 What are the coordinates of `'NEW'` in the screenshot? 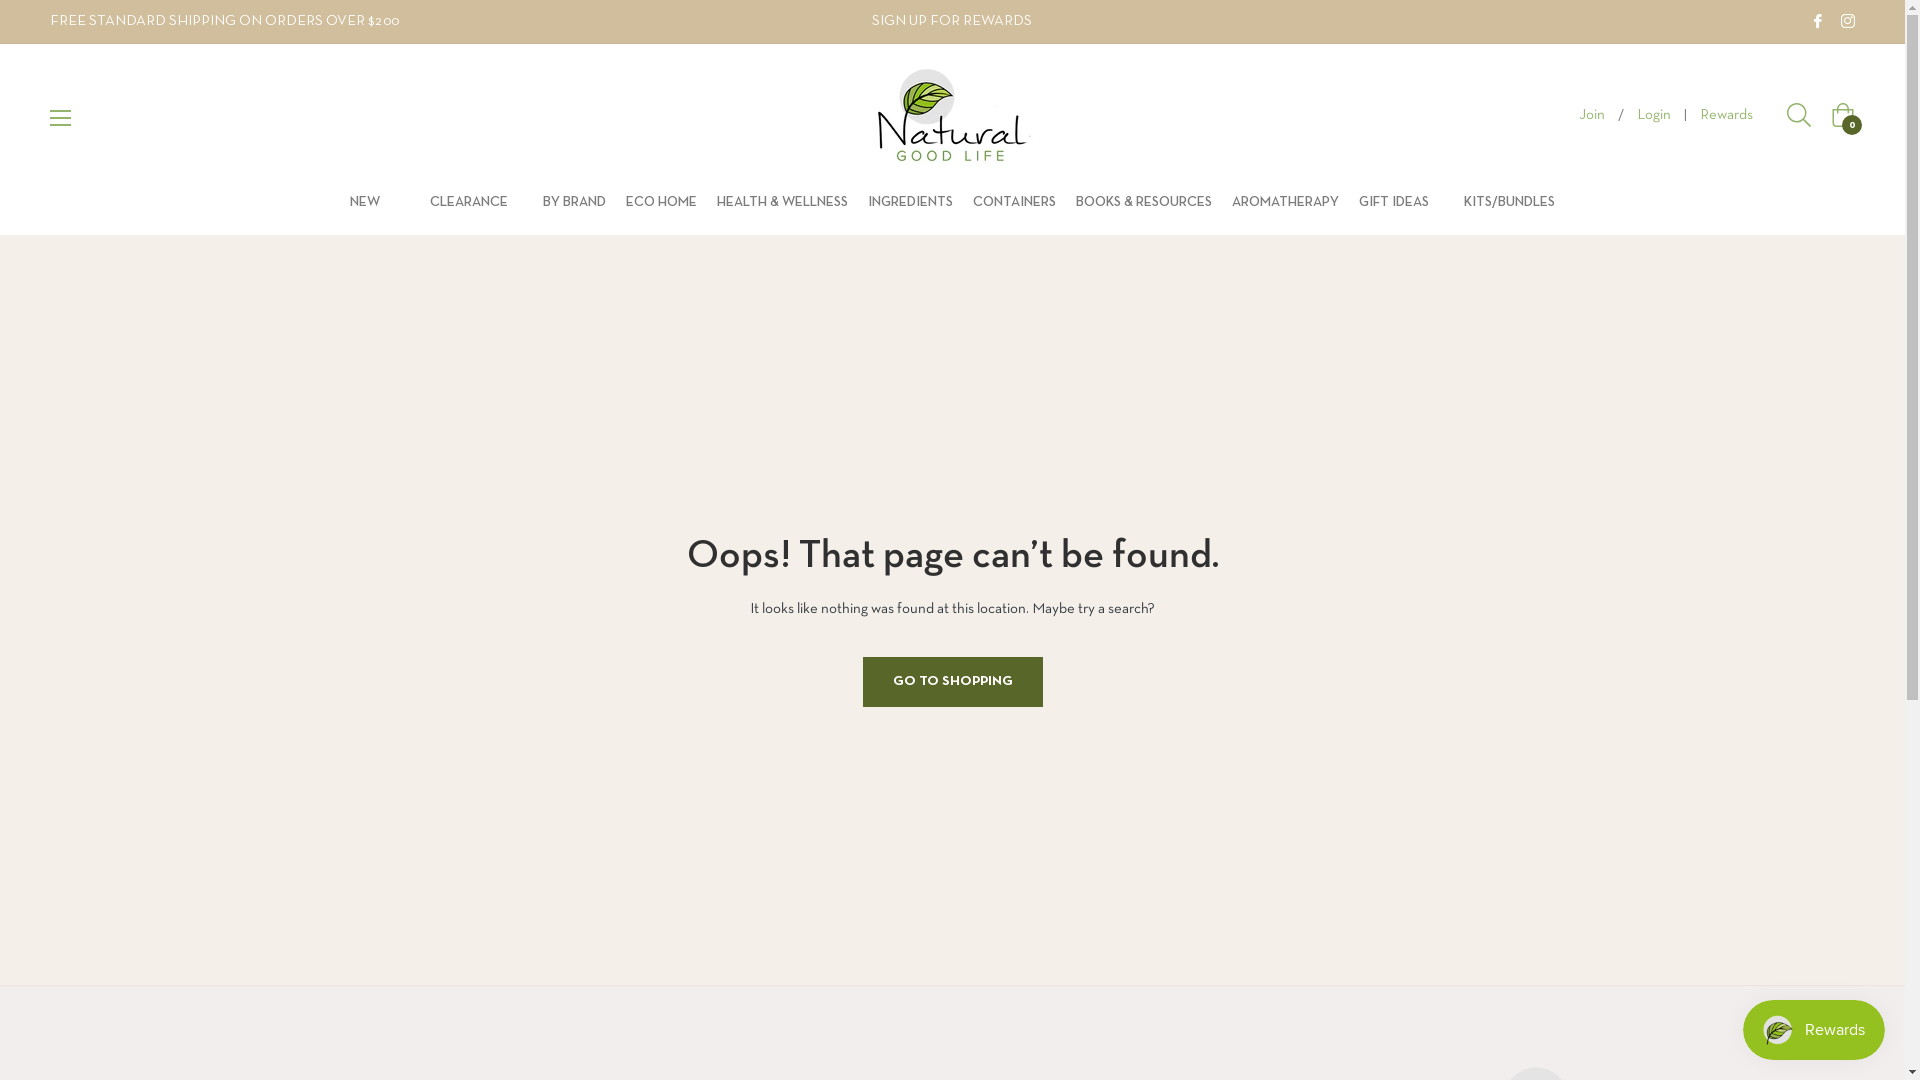 It's located at (364, 202).